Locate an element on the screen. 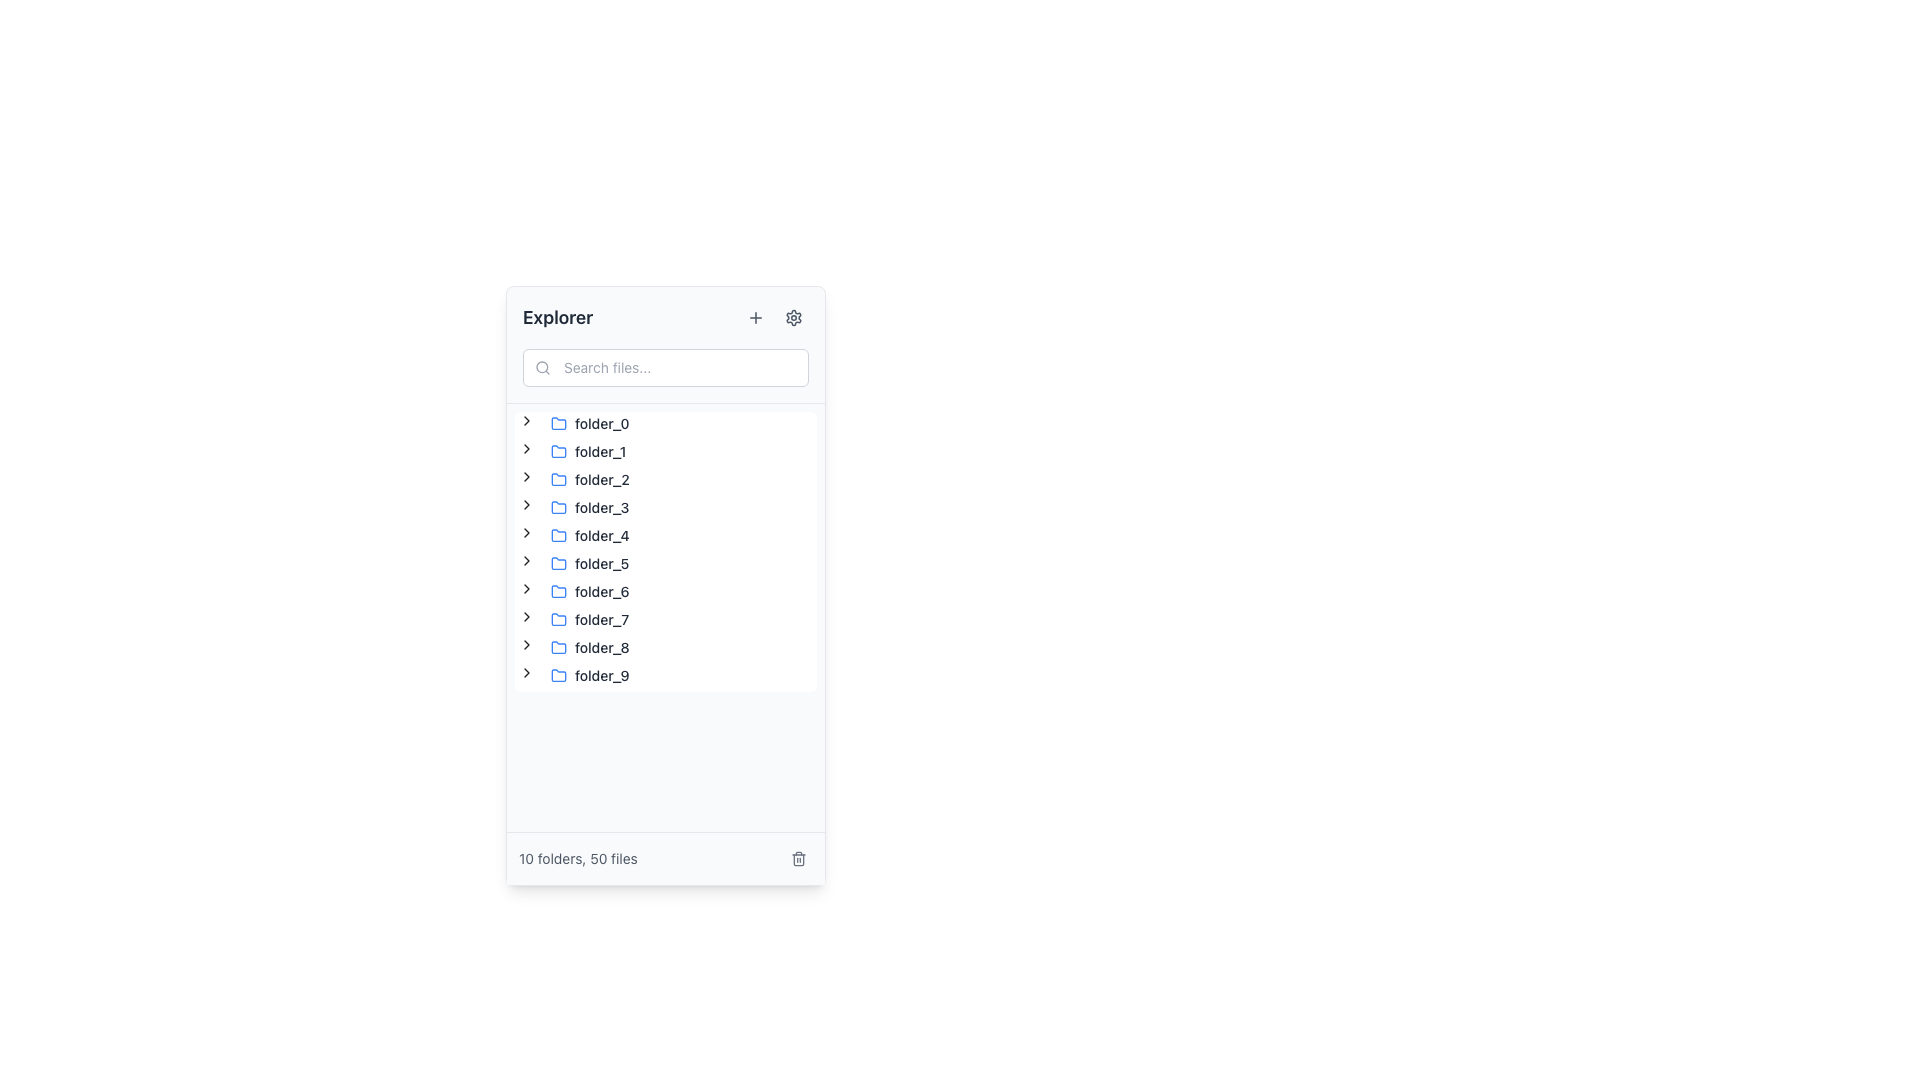  the blue folder icon located before the text 'folder_0' in the vertical list of folder items is located at coordinates (558, 423).